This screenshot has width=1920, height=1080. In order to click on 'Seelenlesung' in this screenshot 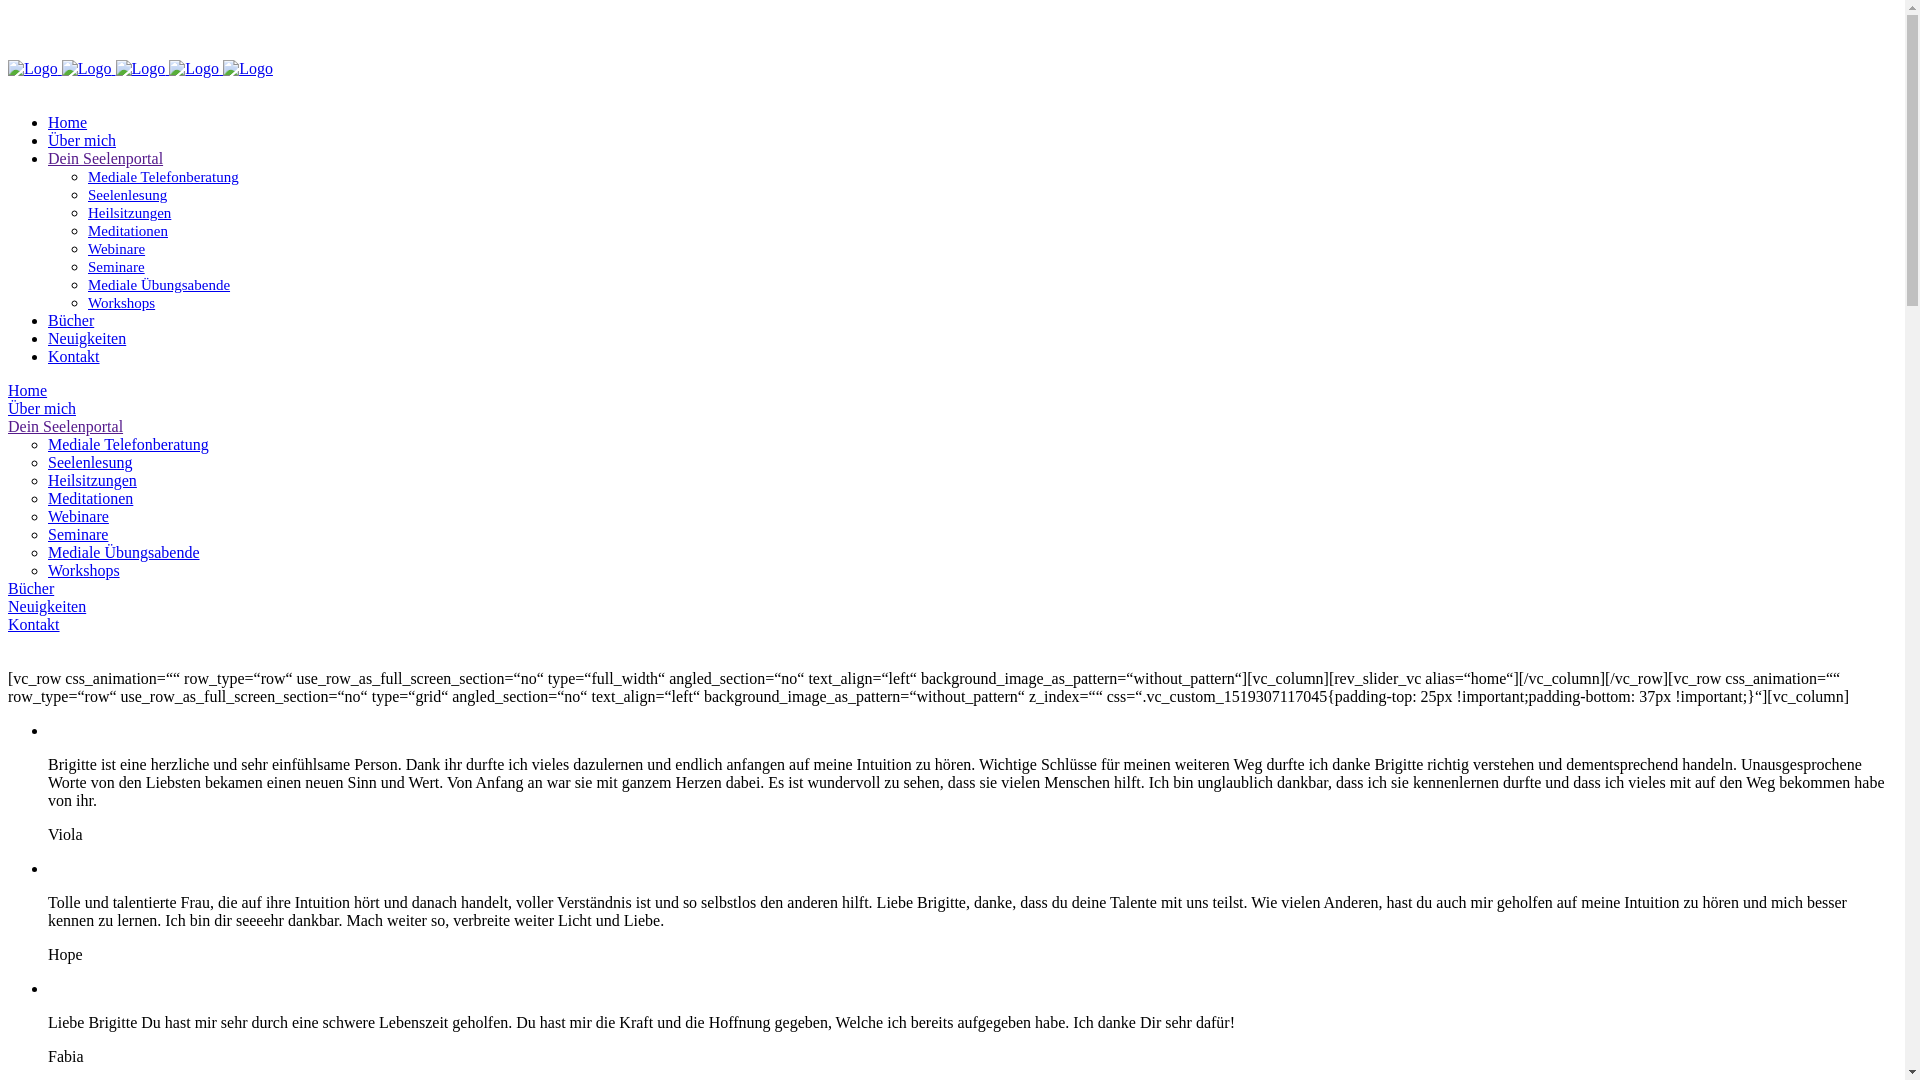, I will do `click(89, 462)`.